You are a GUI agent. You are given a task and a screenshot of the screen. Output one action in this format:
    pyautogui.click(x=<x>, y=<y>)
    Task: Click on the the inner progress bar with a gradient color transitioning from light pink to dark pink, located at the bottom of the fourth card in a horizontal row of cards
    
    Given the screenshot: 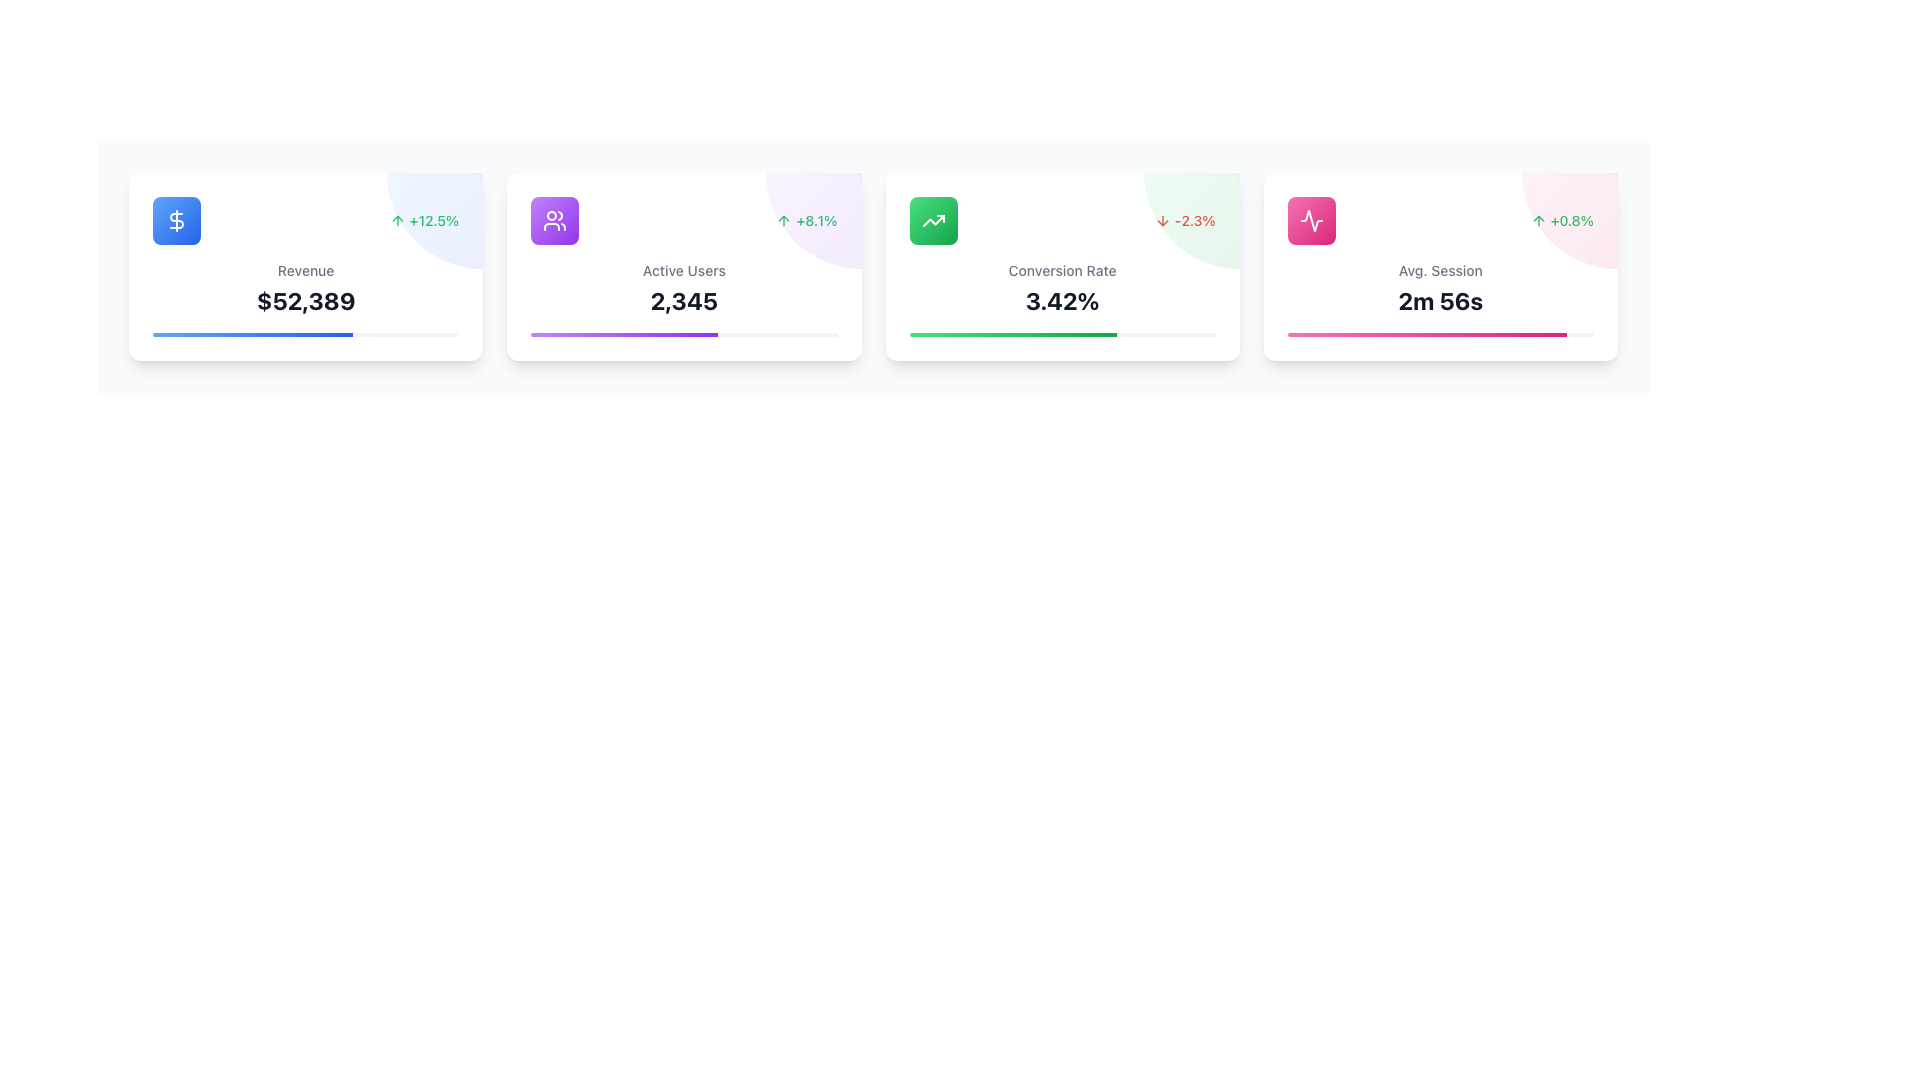 What is the action you would take?
    pyautogui.click(x=1426, y=334)
    